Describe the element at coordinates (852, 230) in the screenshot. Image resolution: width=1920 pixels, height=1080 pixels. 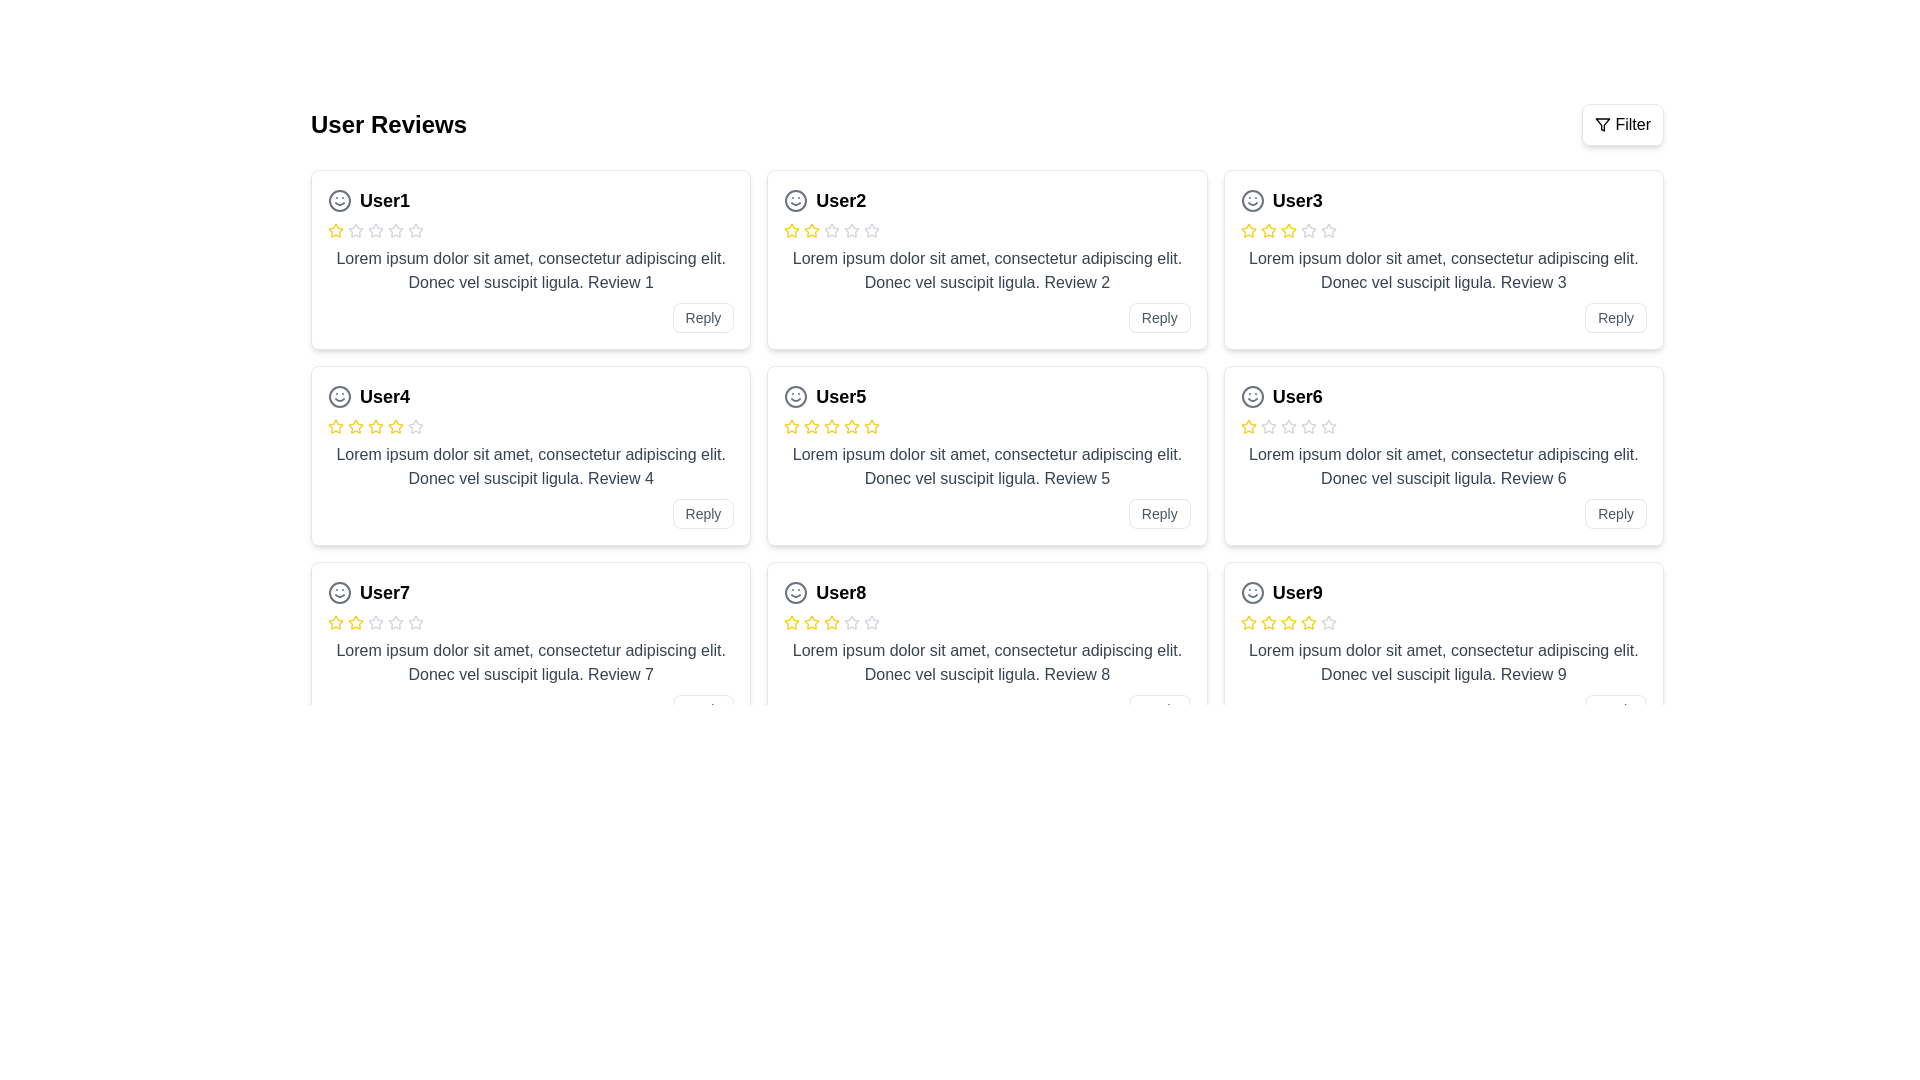
I see `the fourth star in the rating section of the comment card for 'User2', which is styled in light gray and part of a horizontal sequence of five stars` at that location.